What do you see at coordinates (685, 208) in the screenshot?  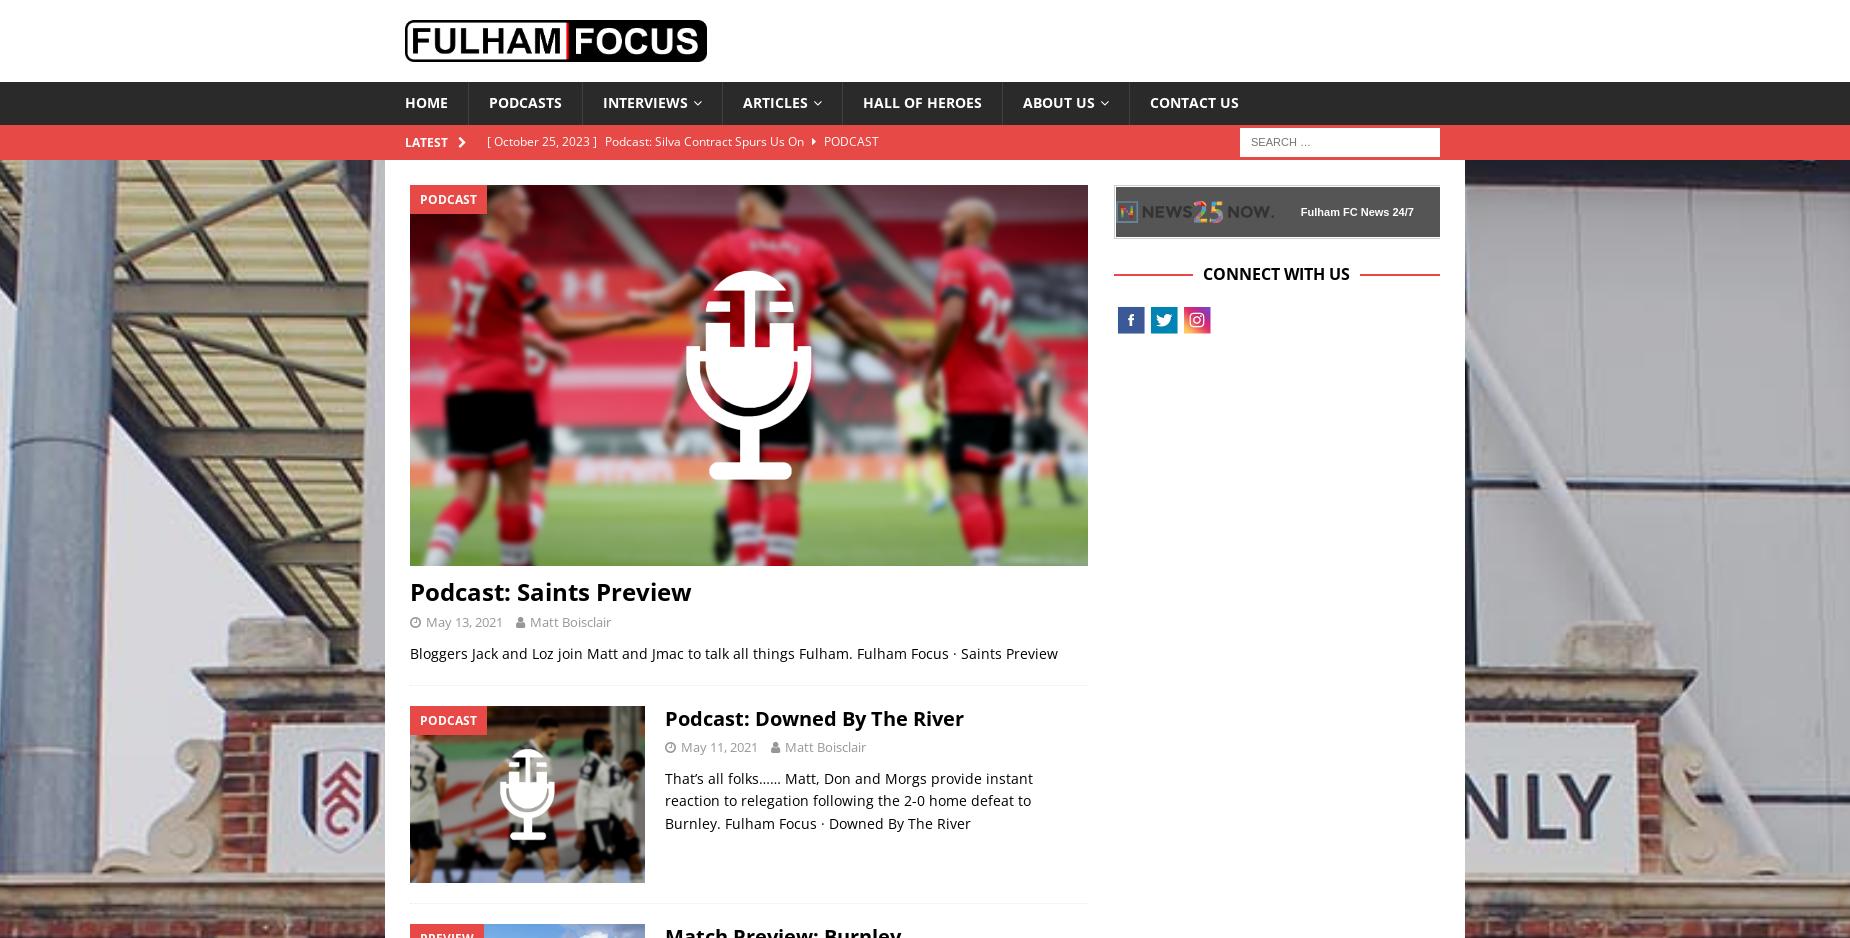 I see `'Podcast: Happy Palh-oween!'` at bounding box center [685, 208].